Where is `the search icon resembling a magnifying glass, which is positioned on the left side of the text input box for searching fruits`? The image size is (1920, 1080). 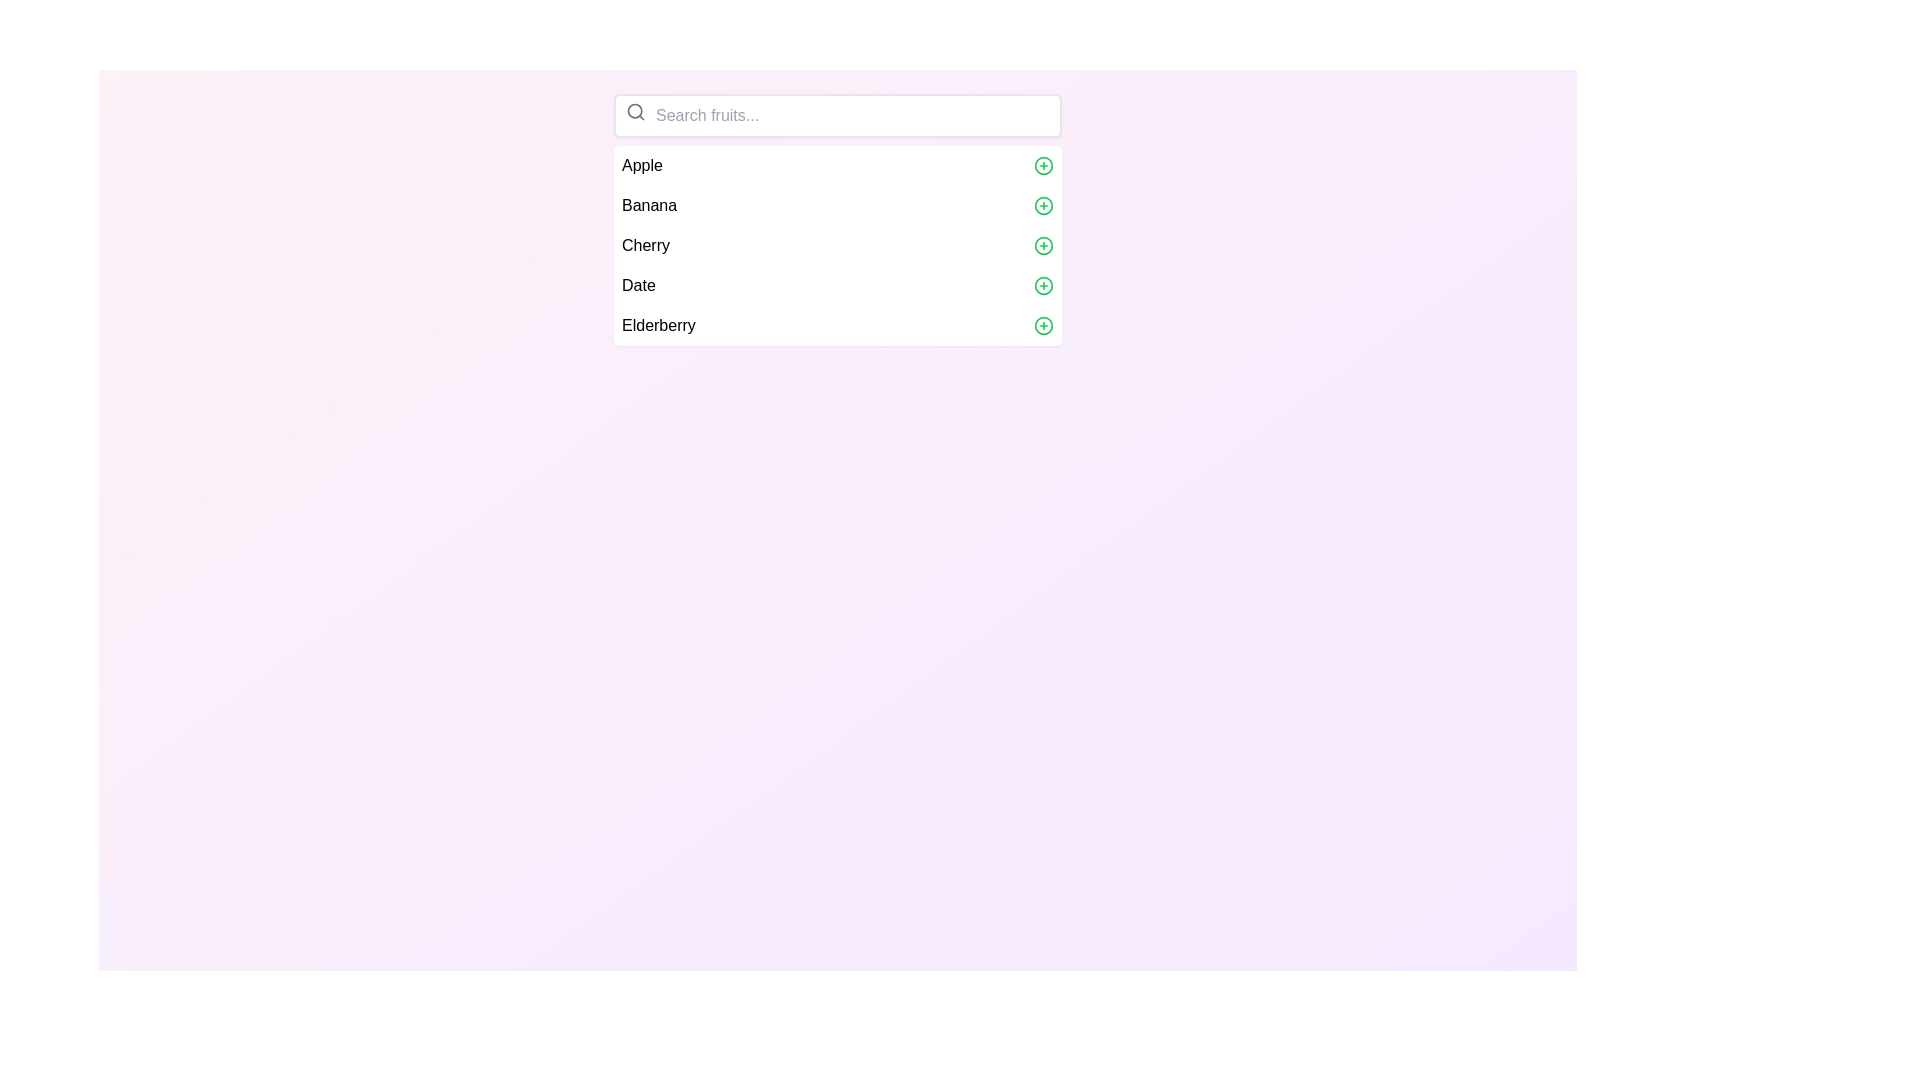
the search icon resembling a magnifying glass, which is positioned on the left side of the text input box for searching fruits is located at coordinates (634, 111).